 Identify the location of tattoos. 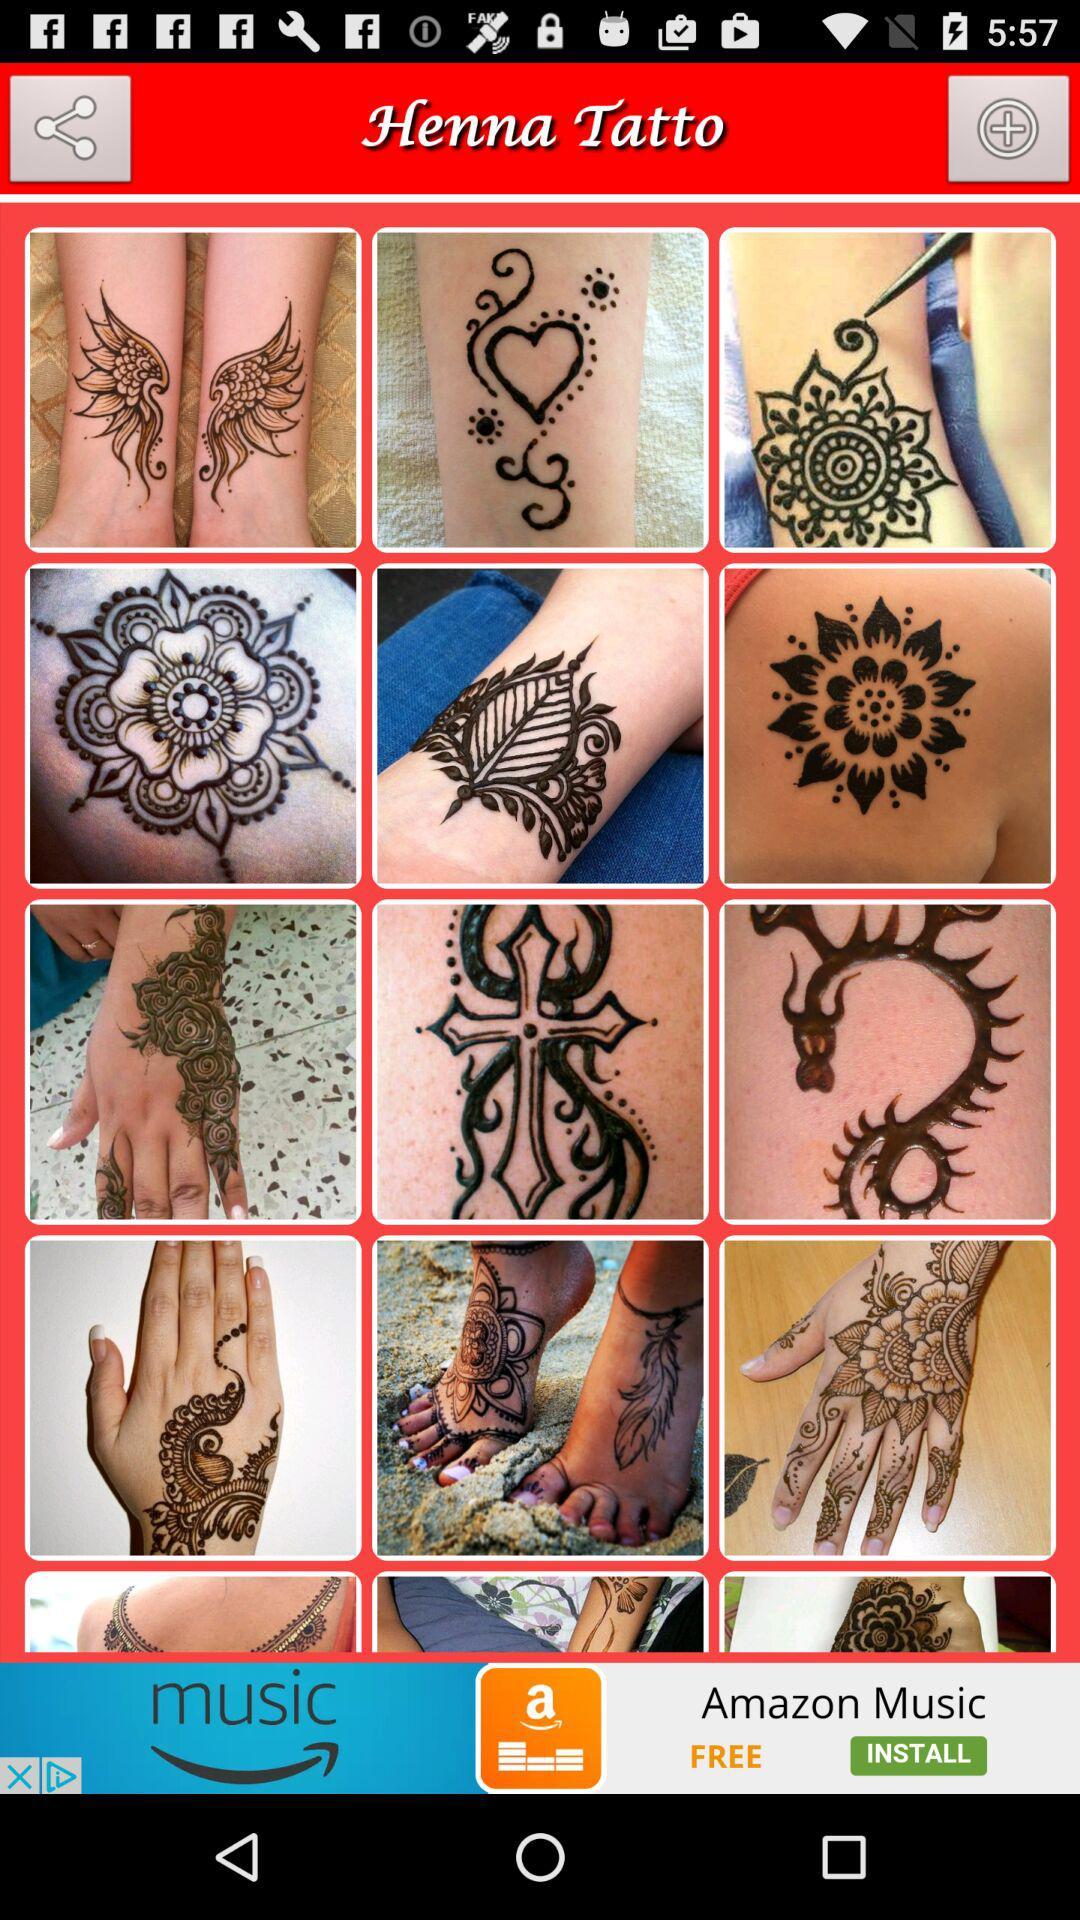
(540, 198).